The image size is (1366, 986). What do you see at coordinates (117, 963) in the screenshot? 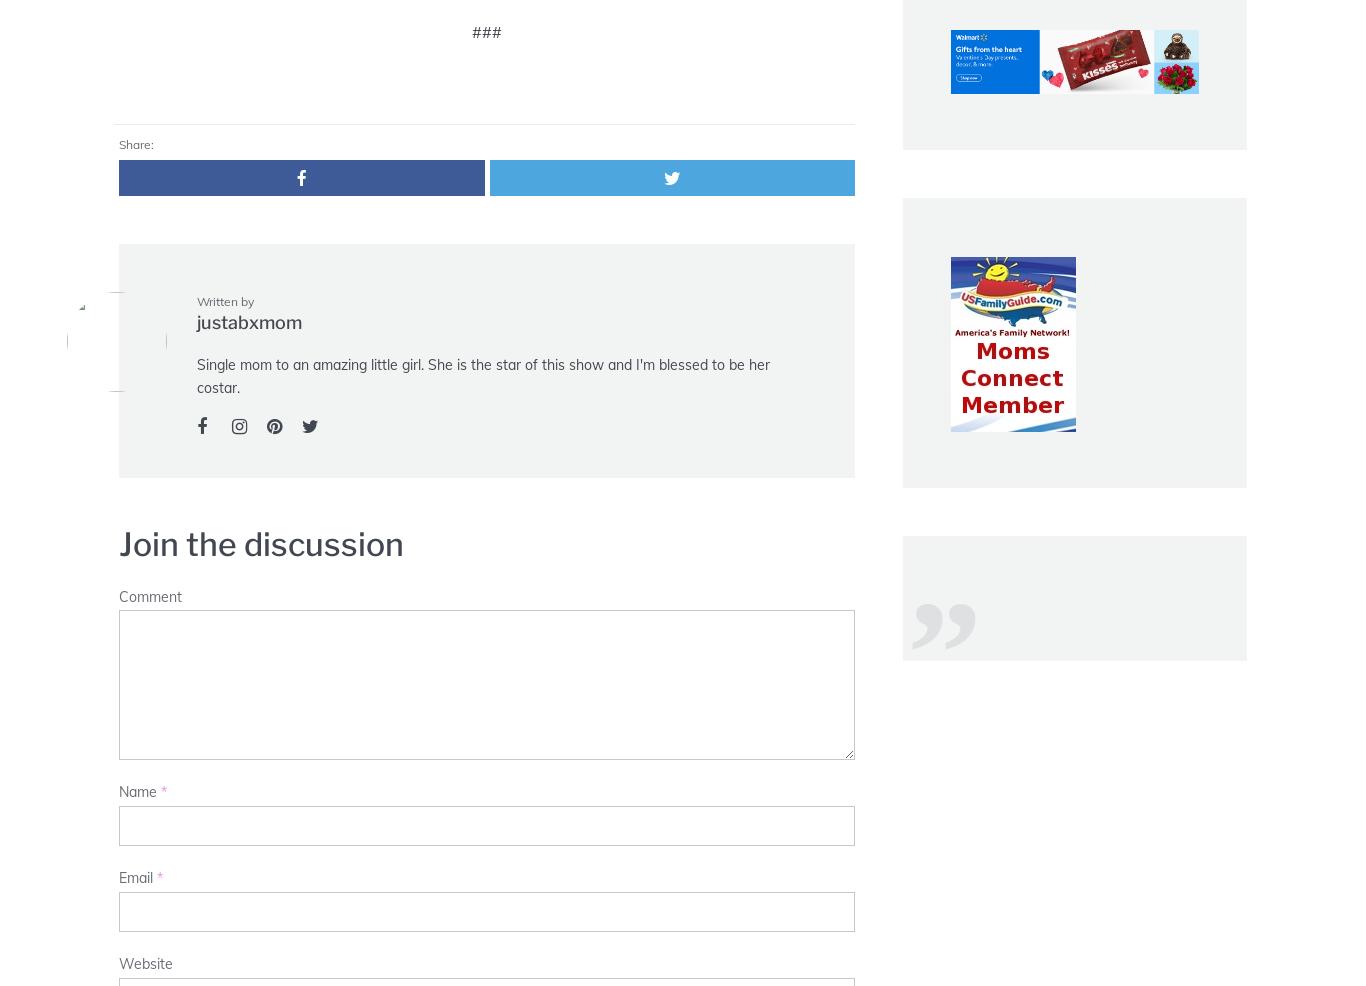
I see `'Website'` at bounding box center [117, 963].